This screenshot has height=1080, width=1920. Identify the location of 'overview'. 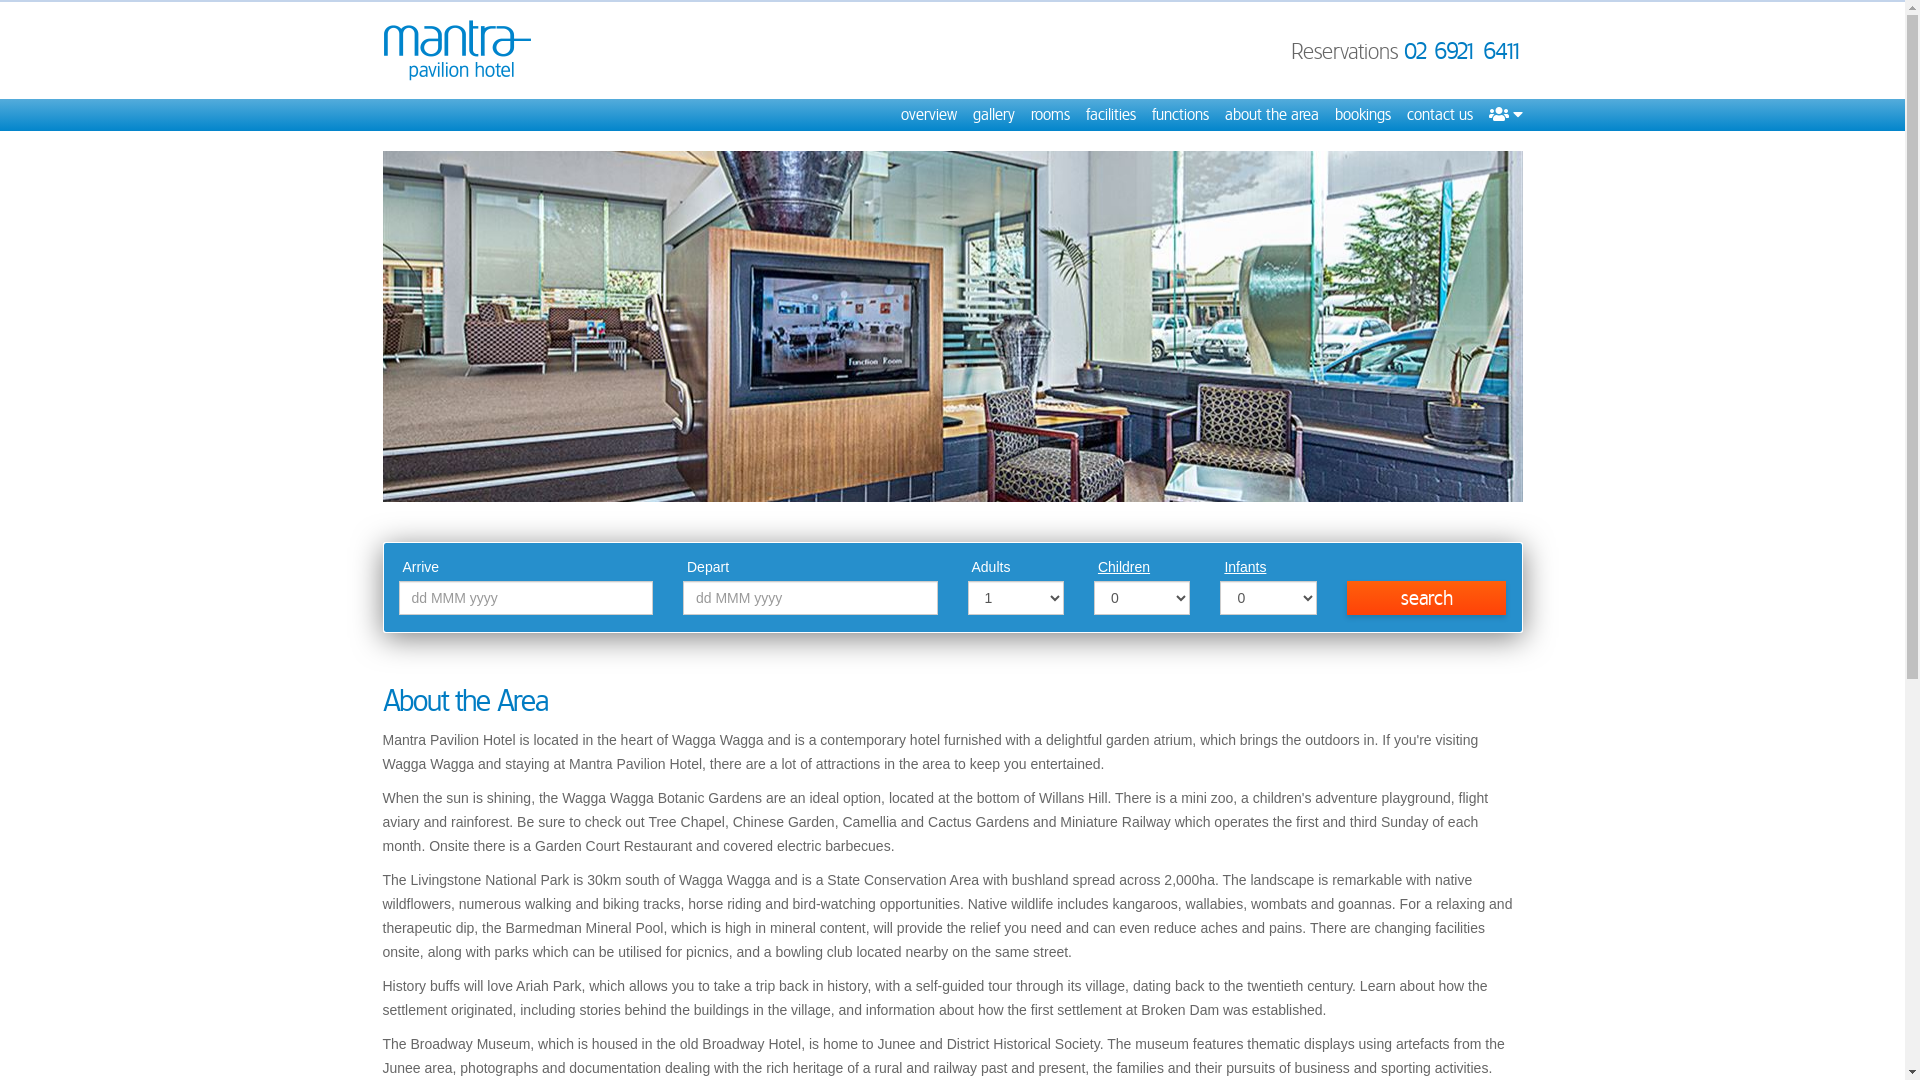
(926, 115).